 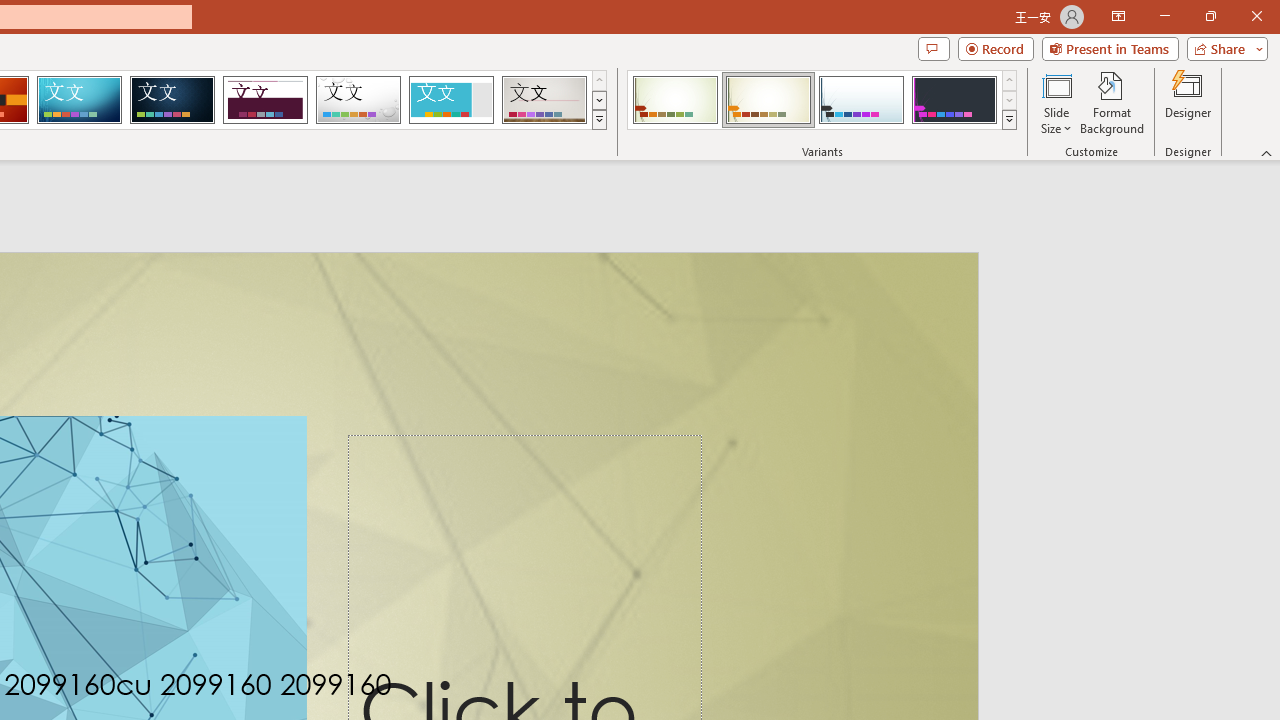 I want to click on 'Slide Size', so click(x=1055, y=103).